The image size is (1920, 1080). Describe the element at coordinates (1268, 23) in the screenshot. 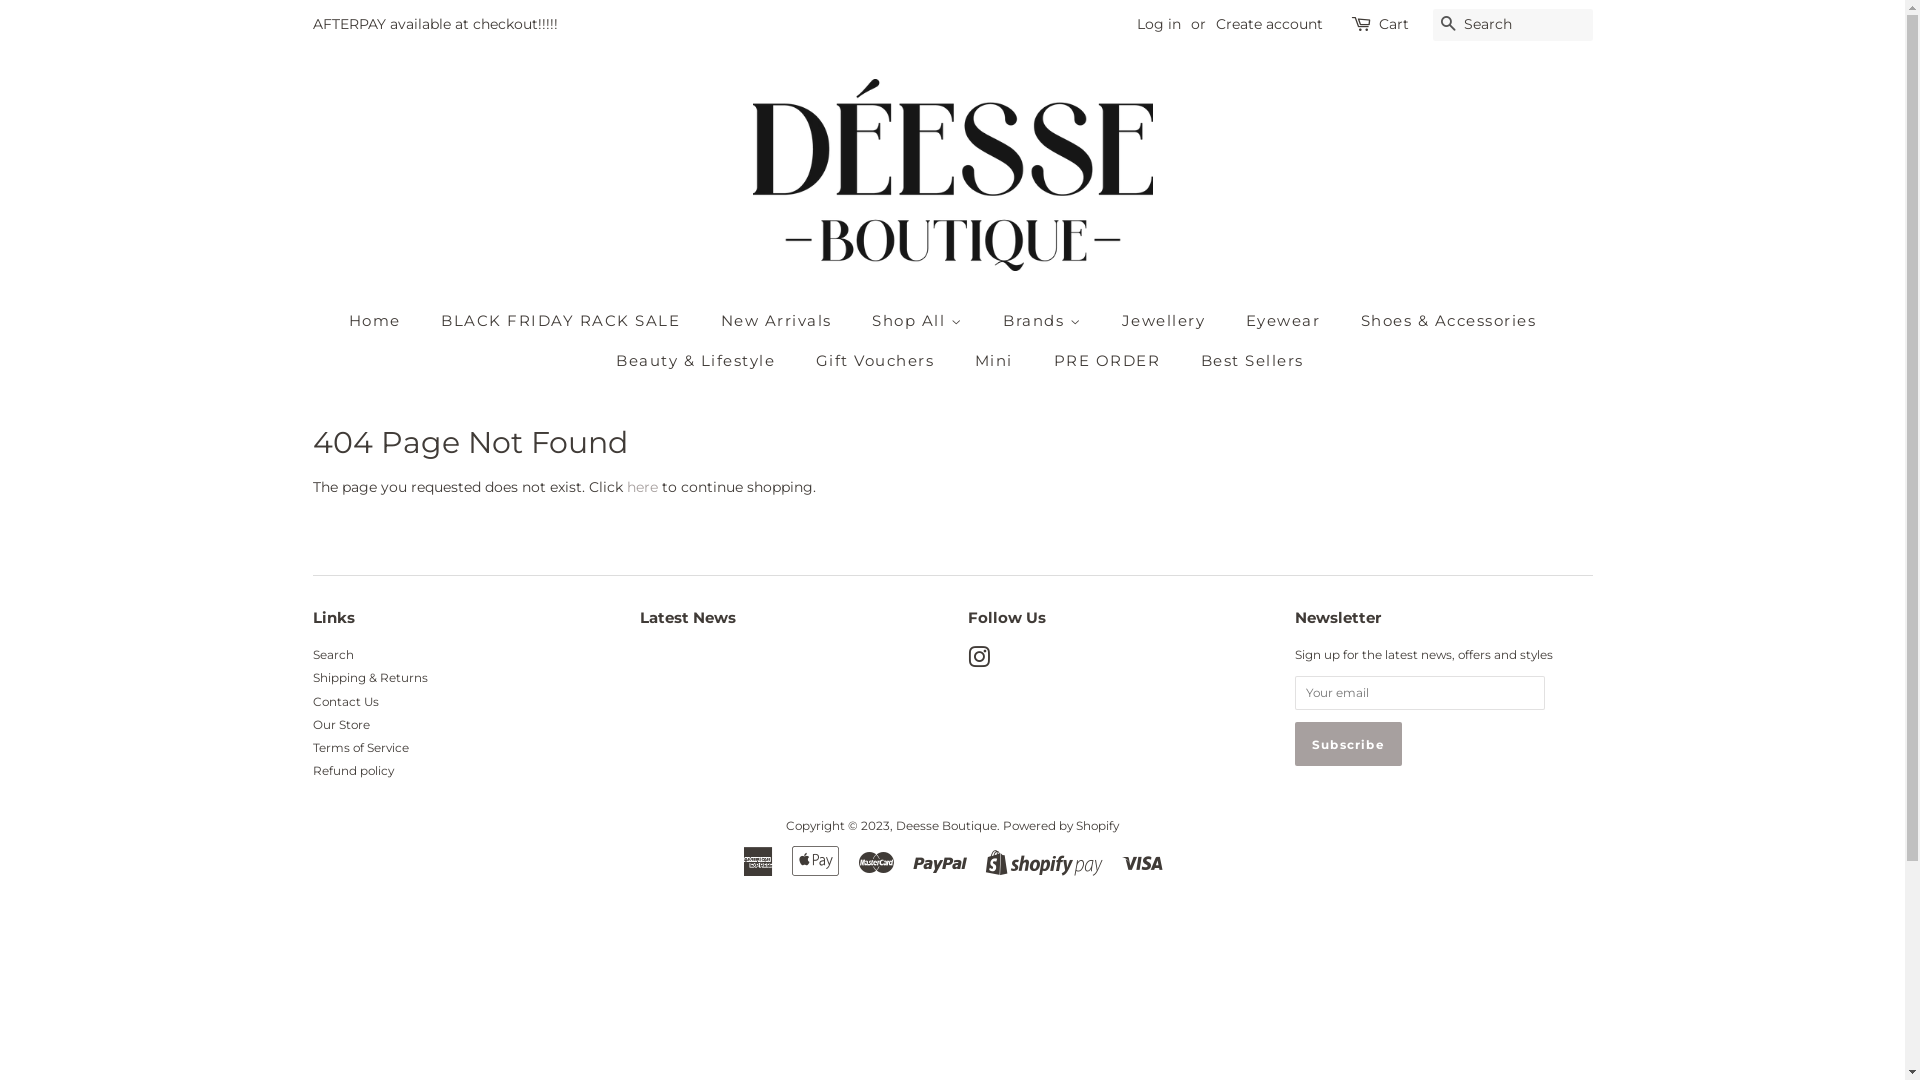

I see `'Create account'` at that location.